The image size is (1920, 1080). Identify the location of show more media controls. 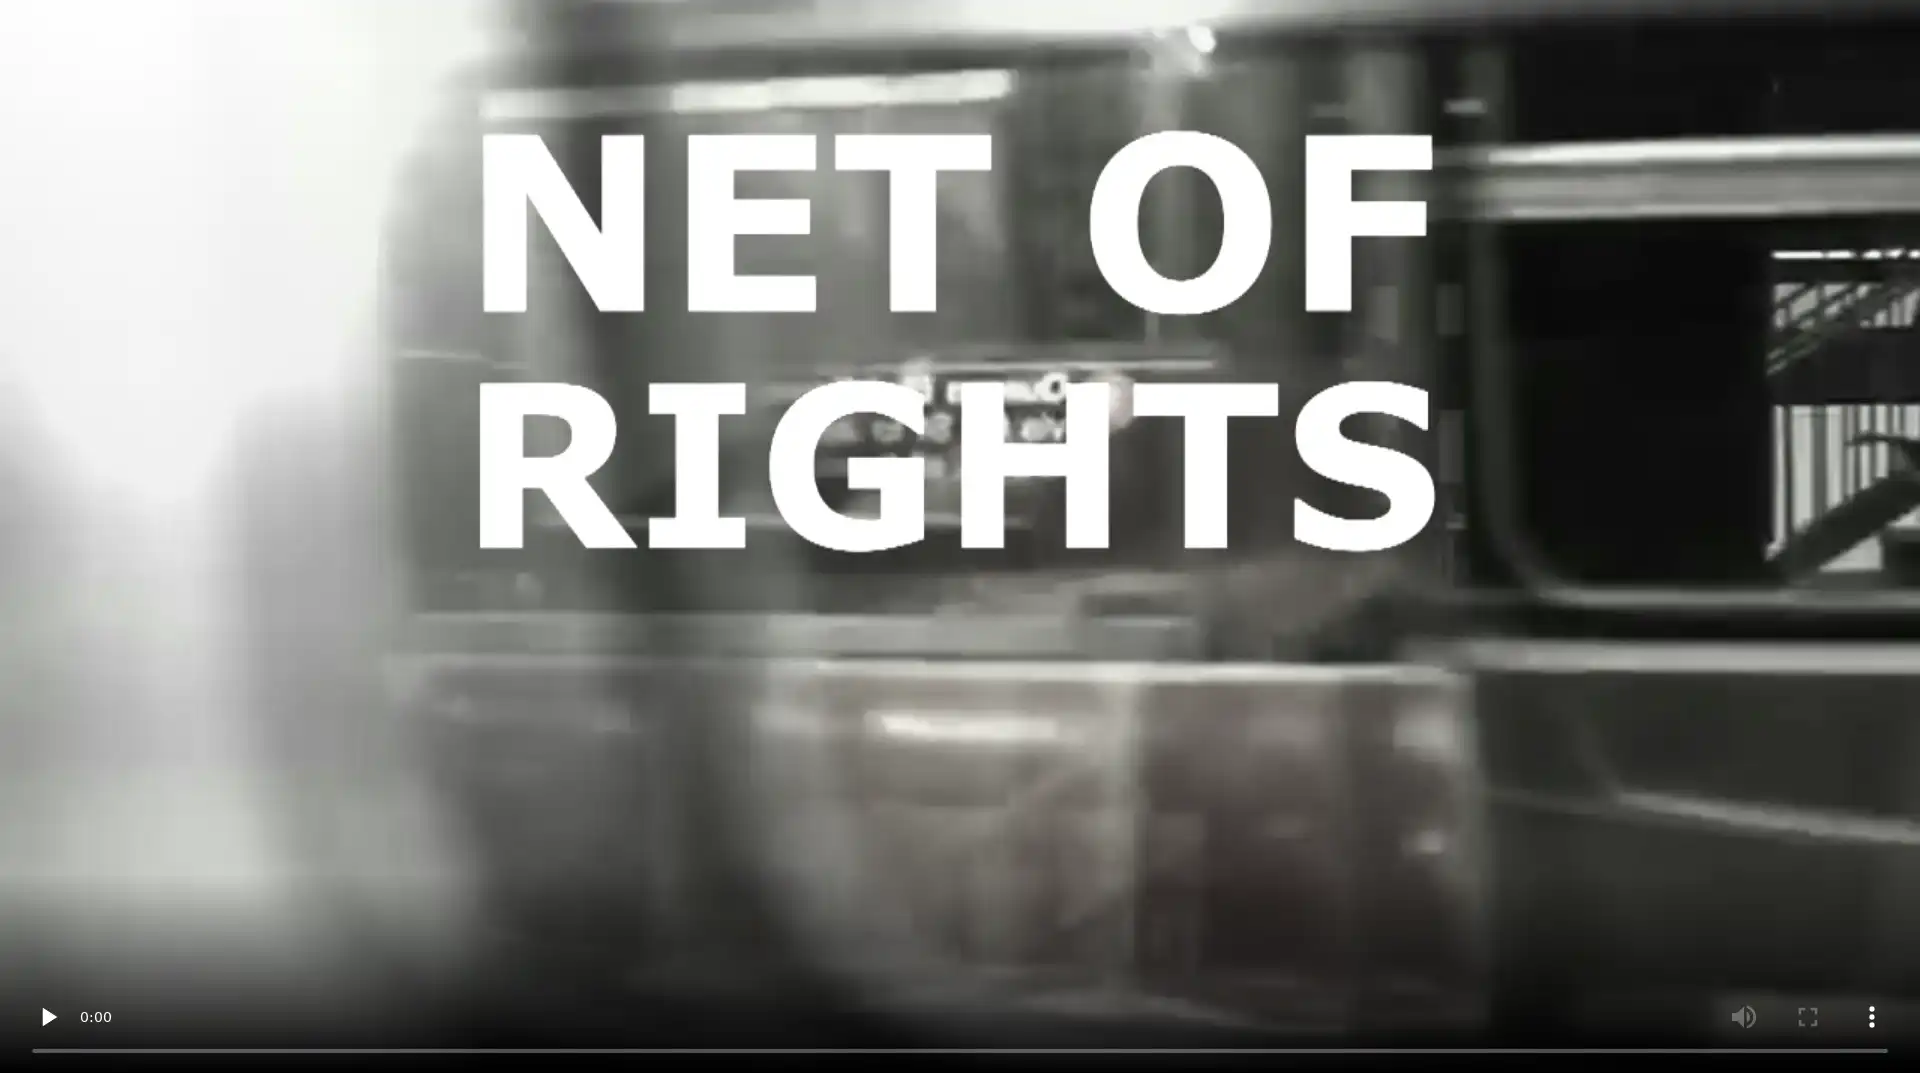
(1871, 1015).